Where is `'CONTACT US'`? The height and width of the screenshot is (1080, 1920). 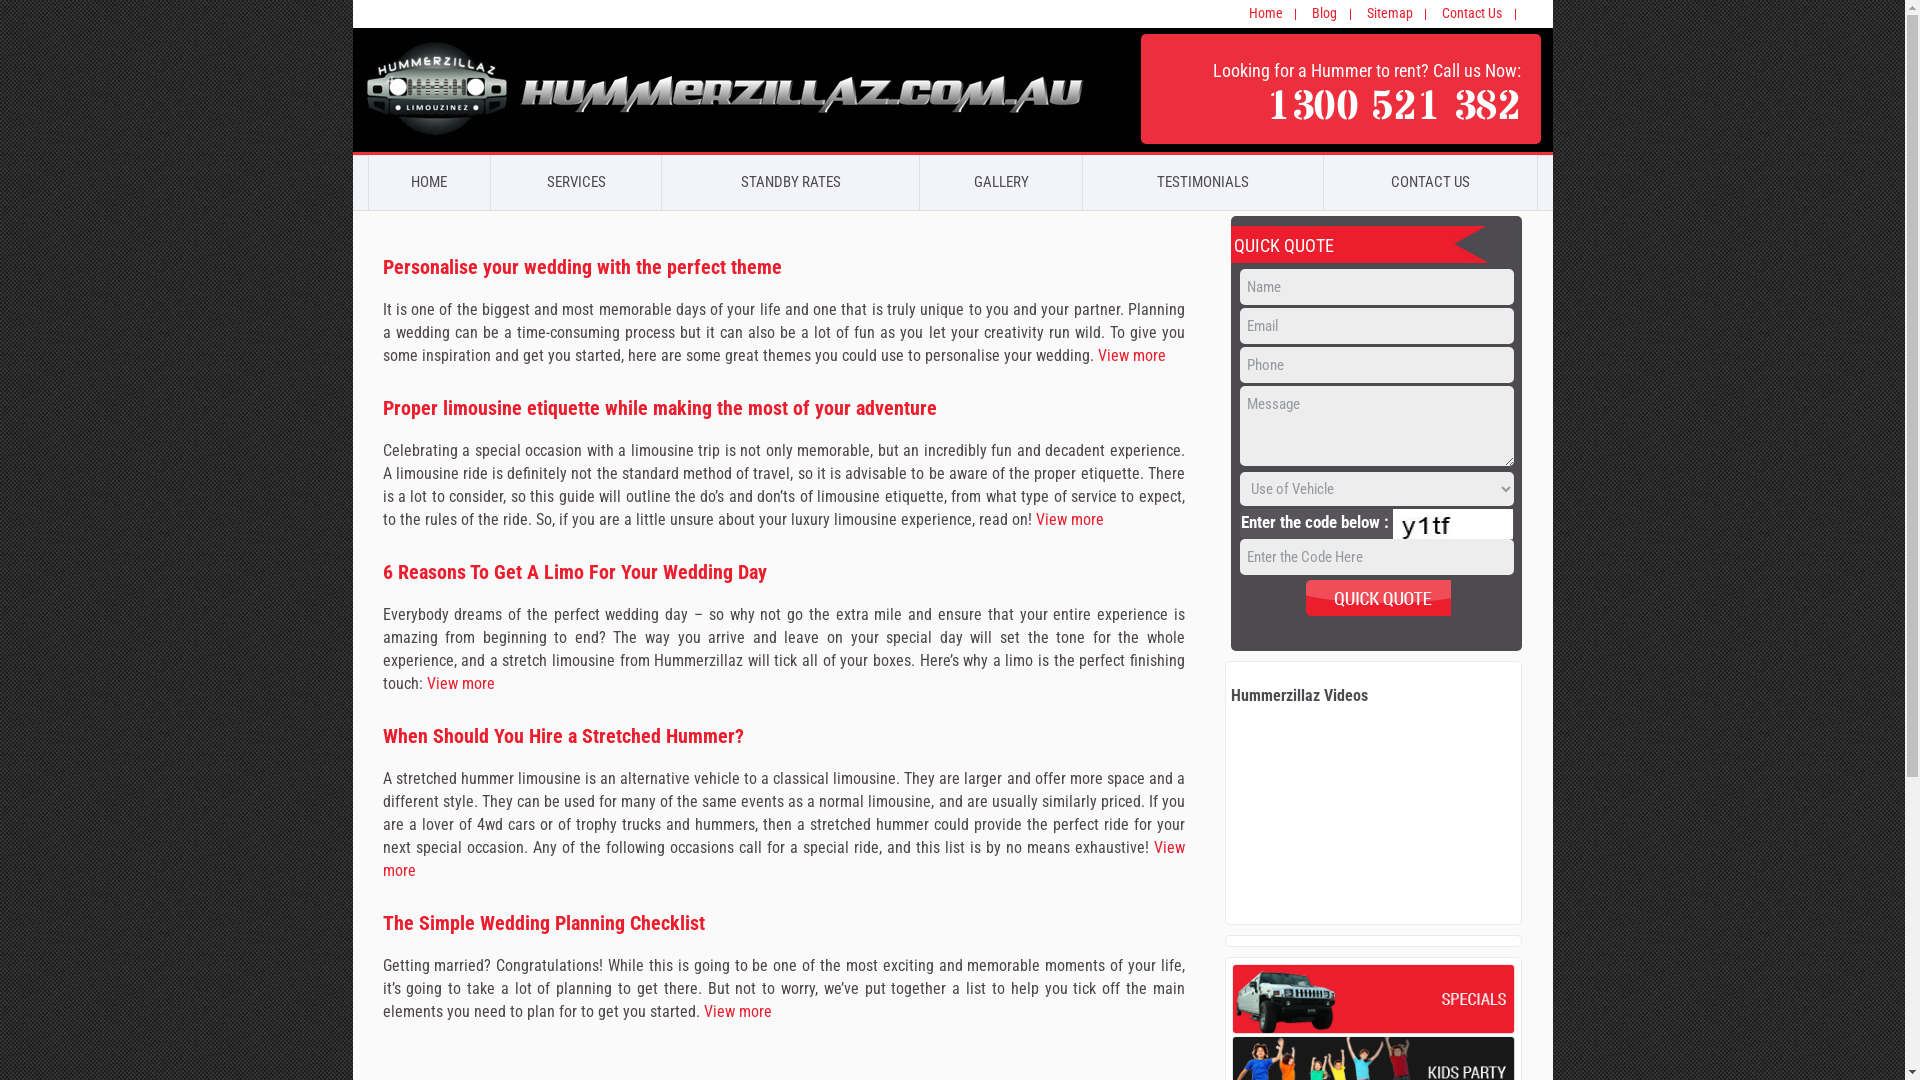
'CONTACT US' is located at coordinates (1429, 182).